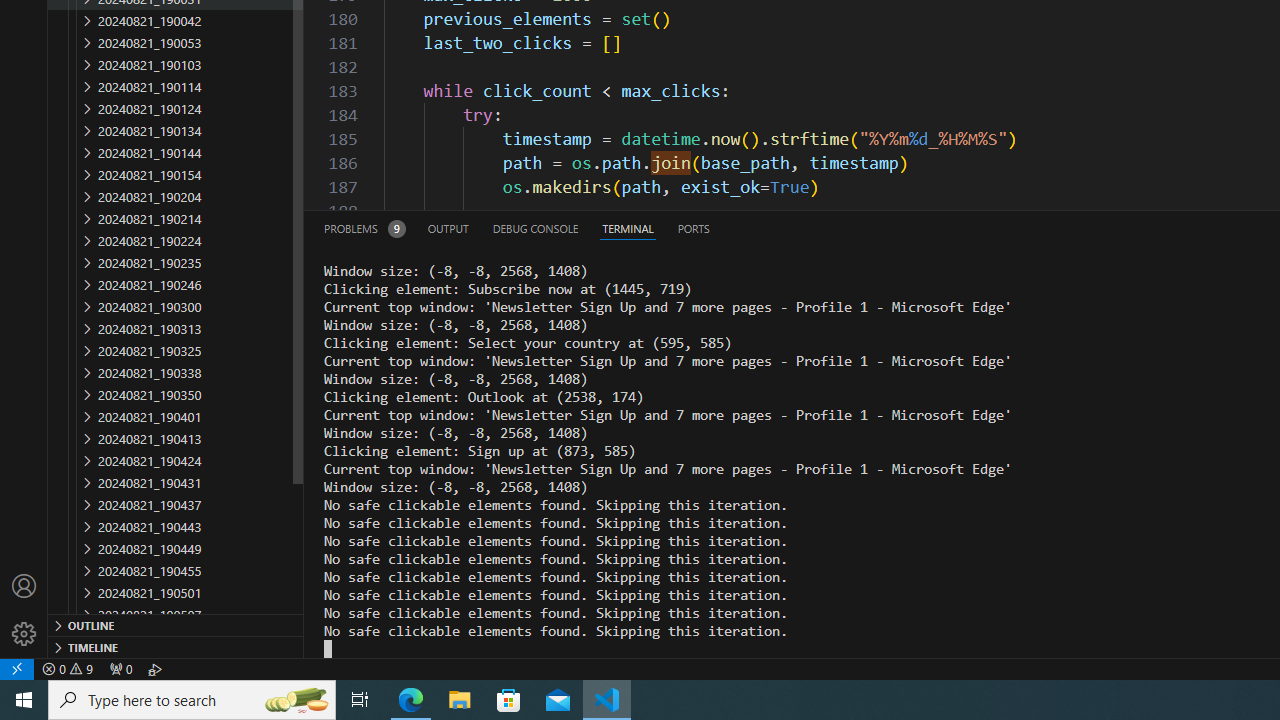 This screenshot has width=1280, height=720. What do you see at coordinates (154, 668) in the screenshot?
I see `'Debug: '` at bounding box center [154, 668].